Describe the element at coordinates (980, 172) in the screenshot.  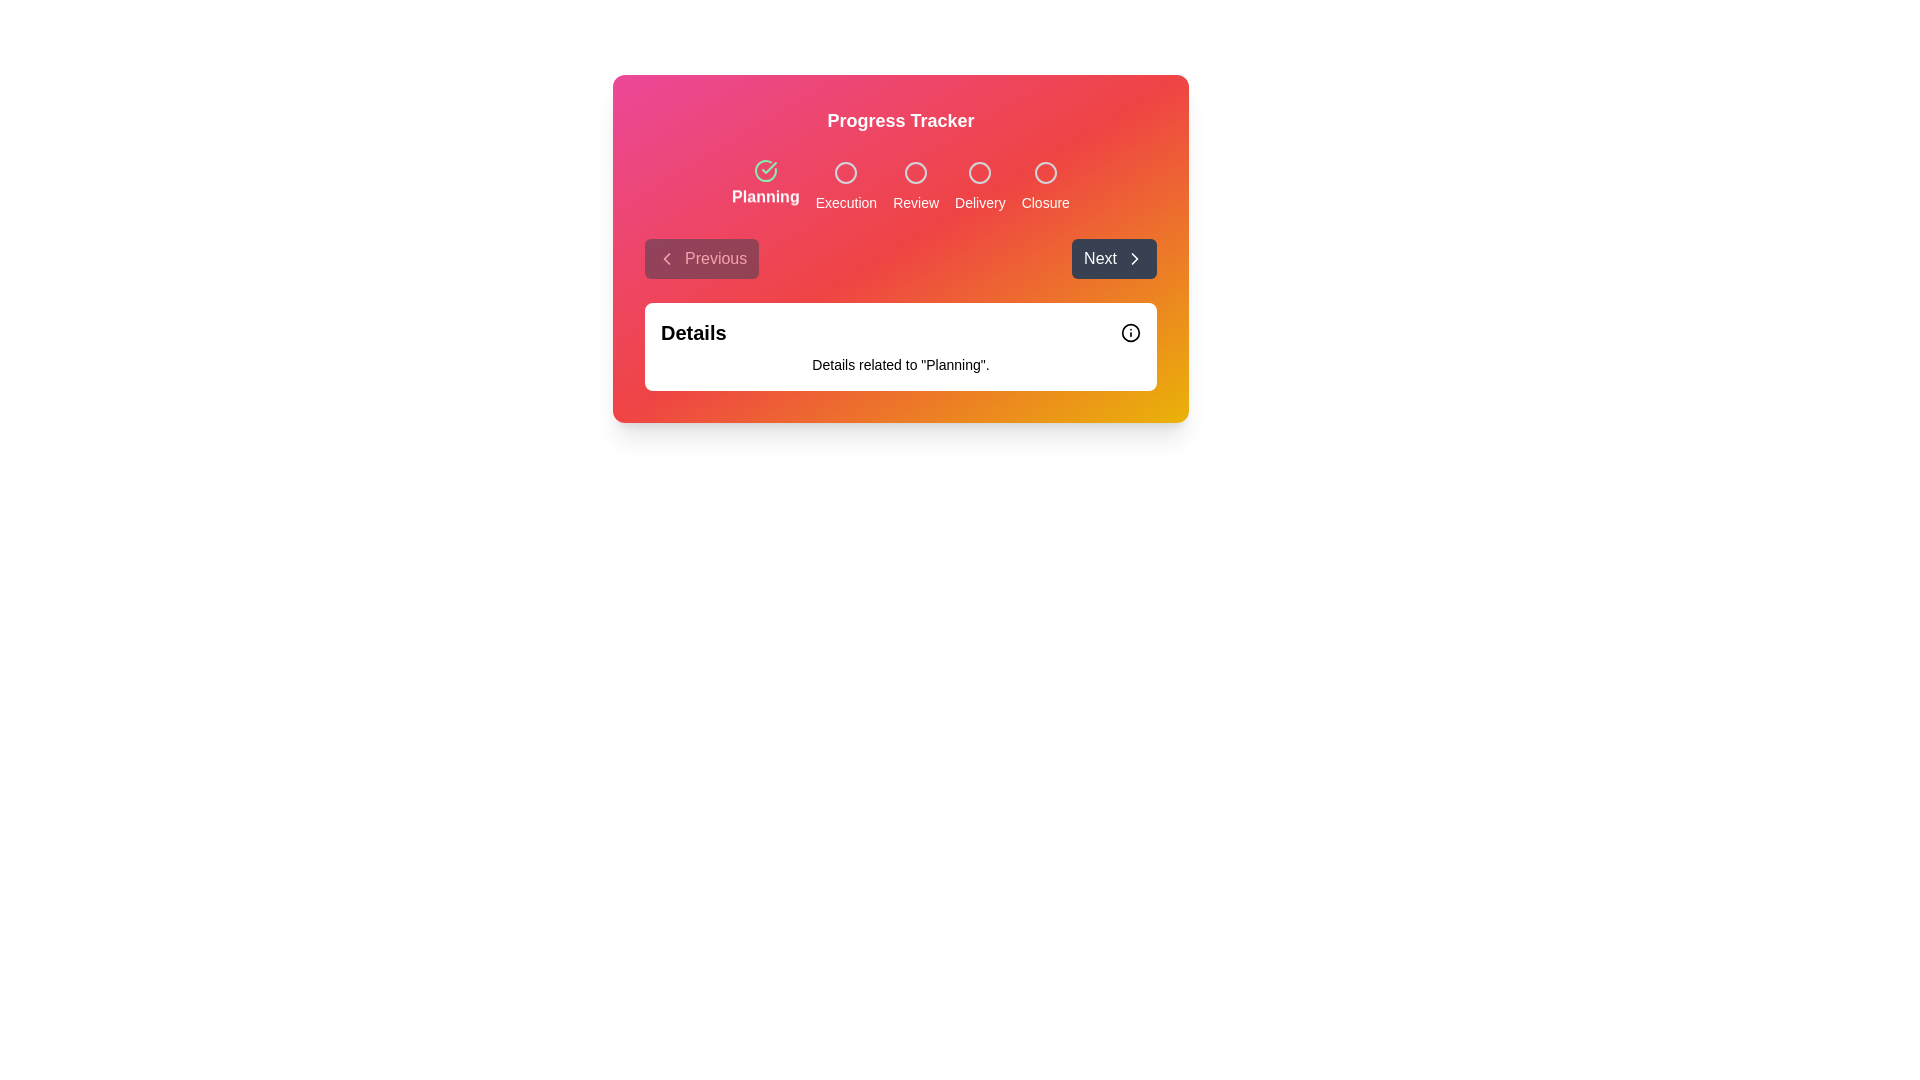
I see `the 'Delivery' stage icon in the progress tracker for accessibility-related actions` at that location.